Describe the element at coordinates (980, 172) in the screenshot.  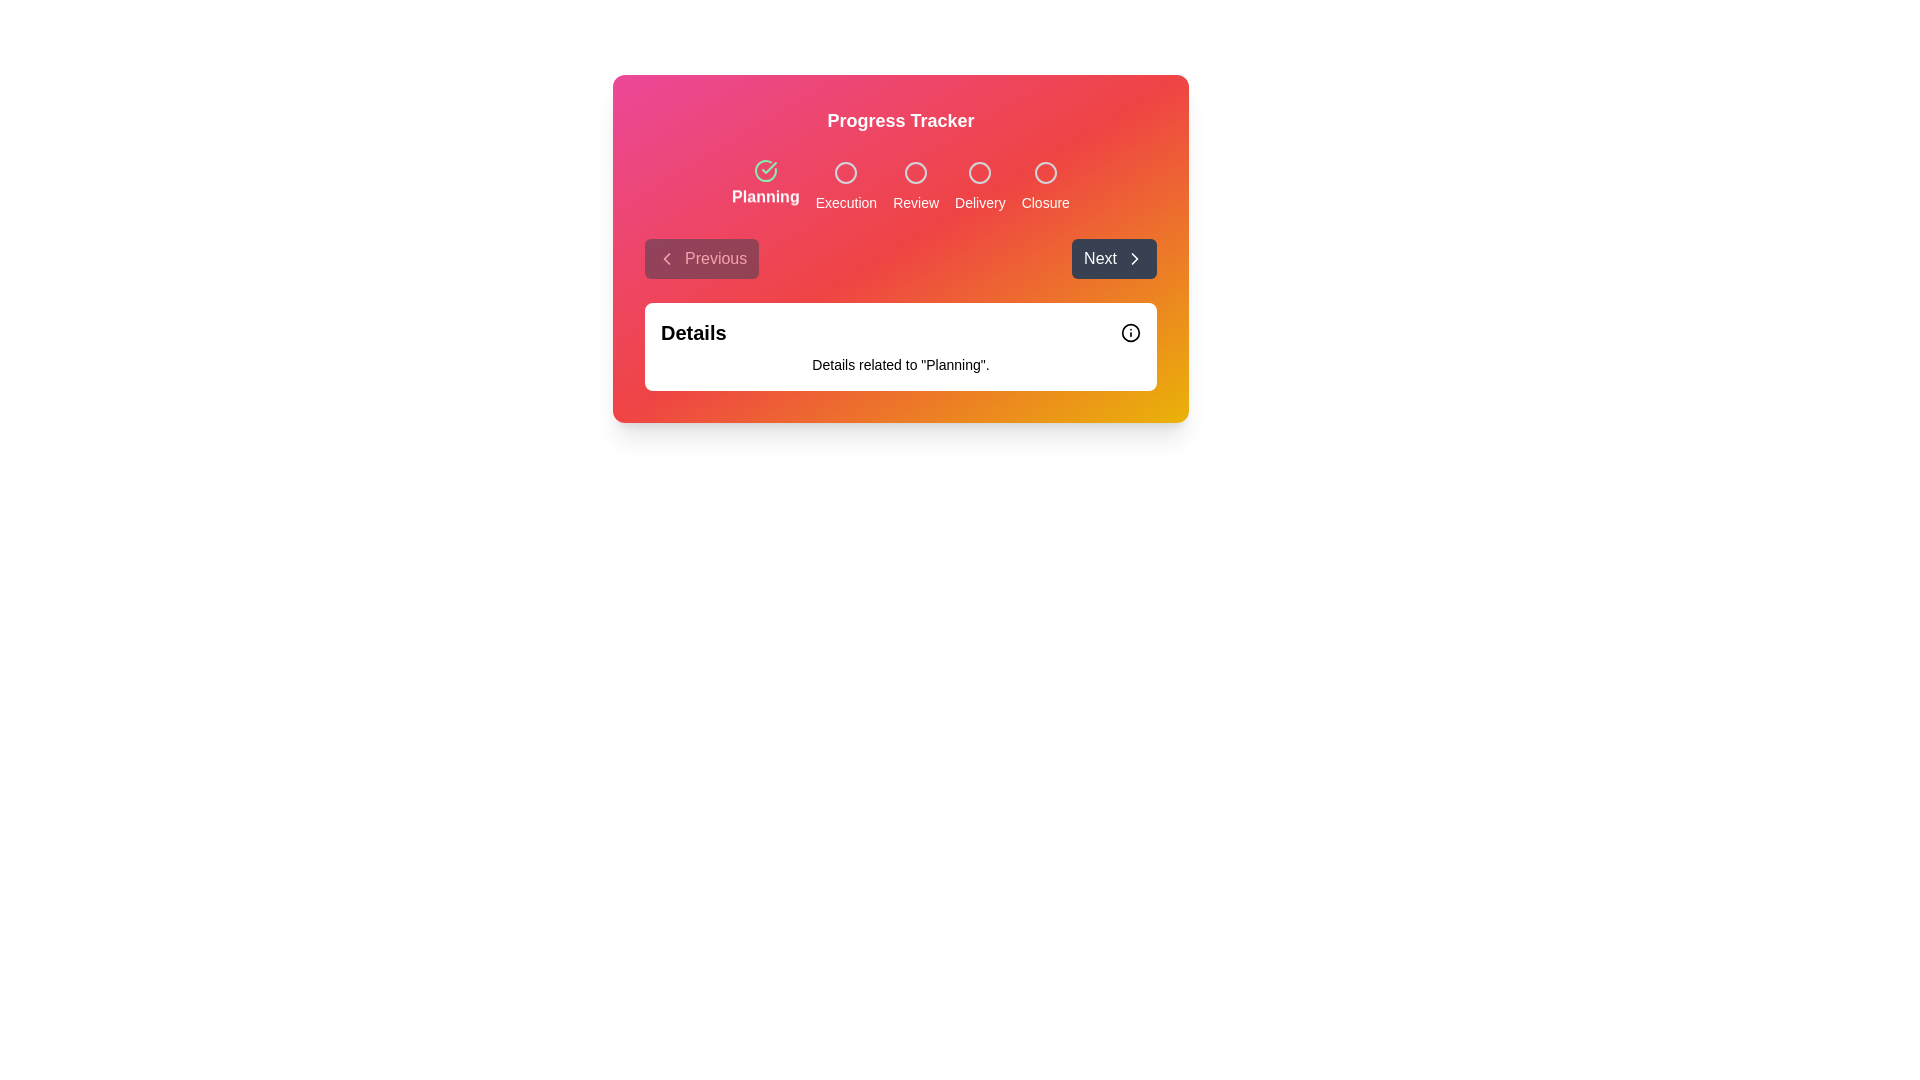
I see `the 'Delivery' stage icon in the progress tracker for accessibility-related actions` at that location.